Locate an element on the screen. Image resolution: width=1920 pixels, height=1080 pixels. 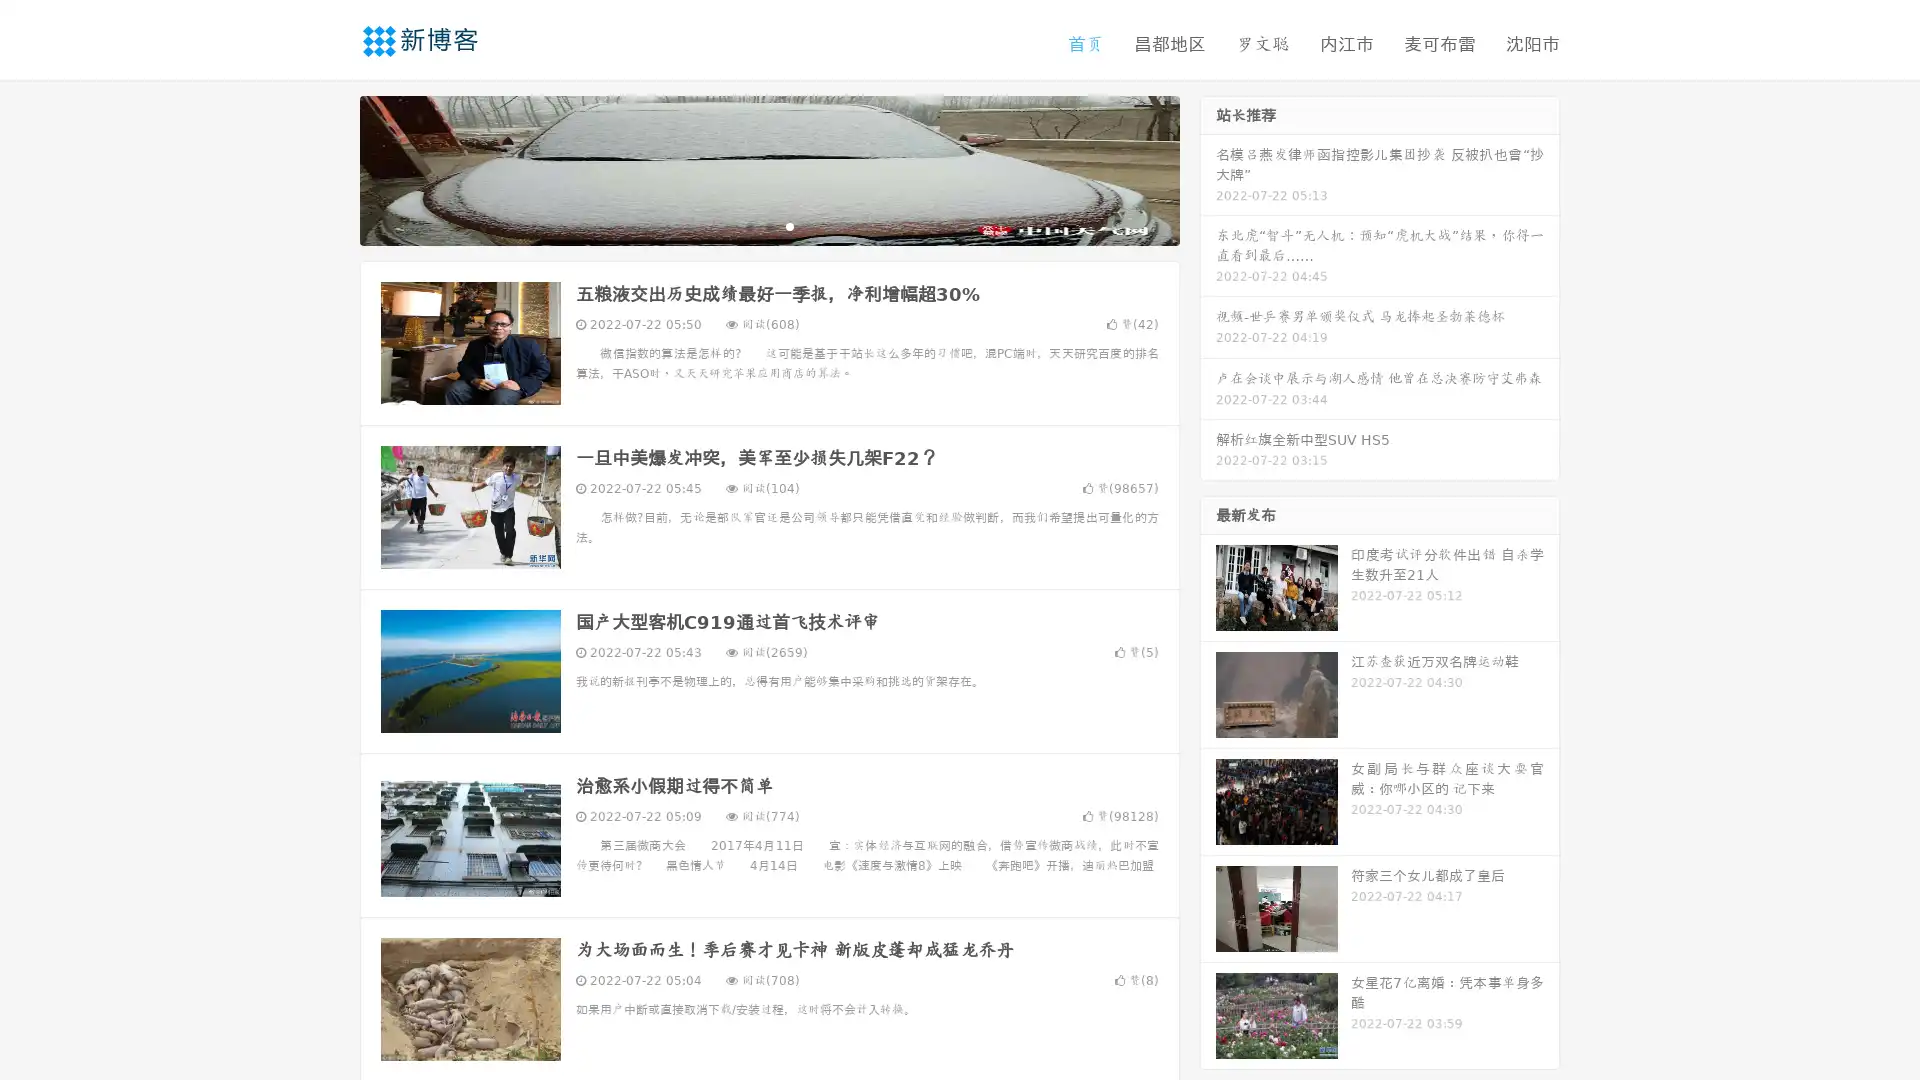
Go to slide 2 is located at coordinates (768, 225).